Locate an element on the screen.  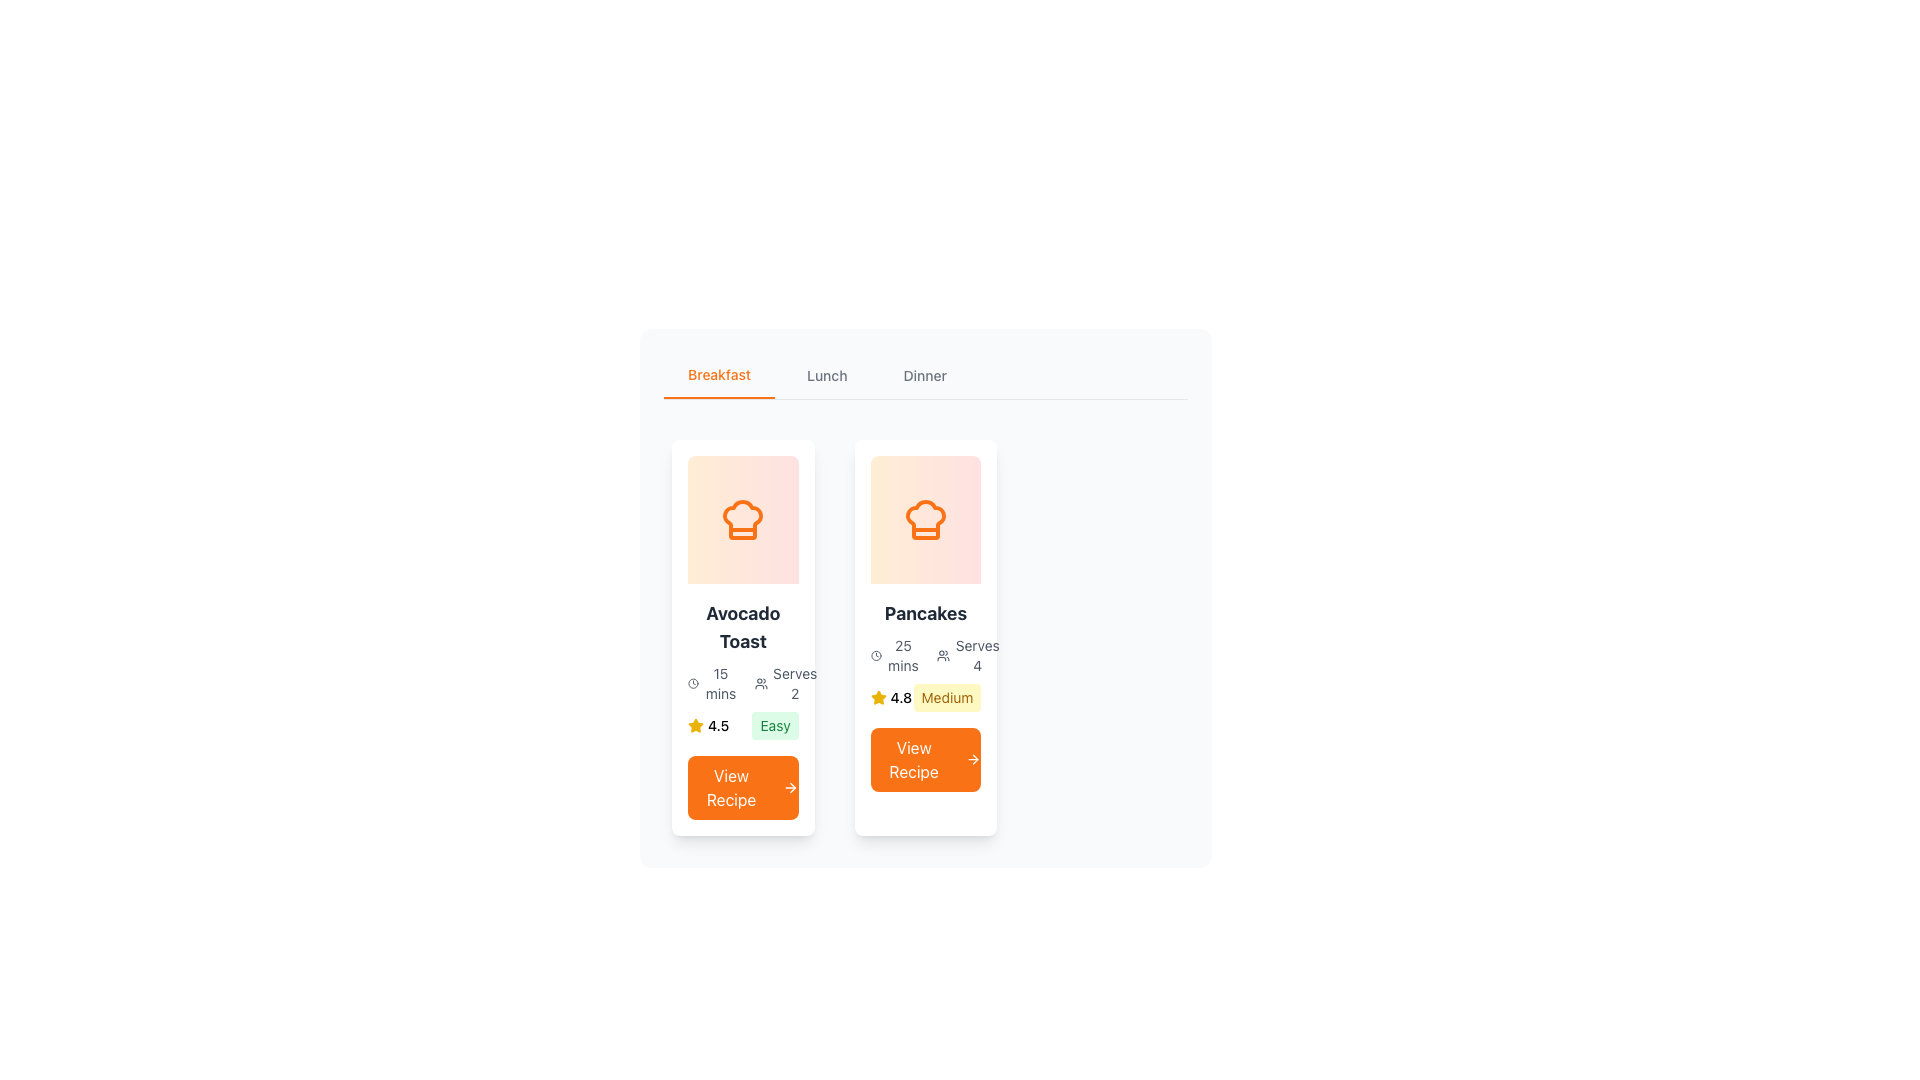
the rating display element located to the left of the 'Medium' label in the bottom section of the second card under the 'Breakfast' category is located at coordinates (890, 697).